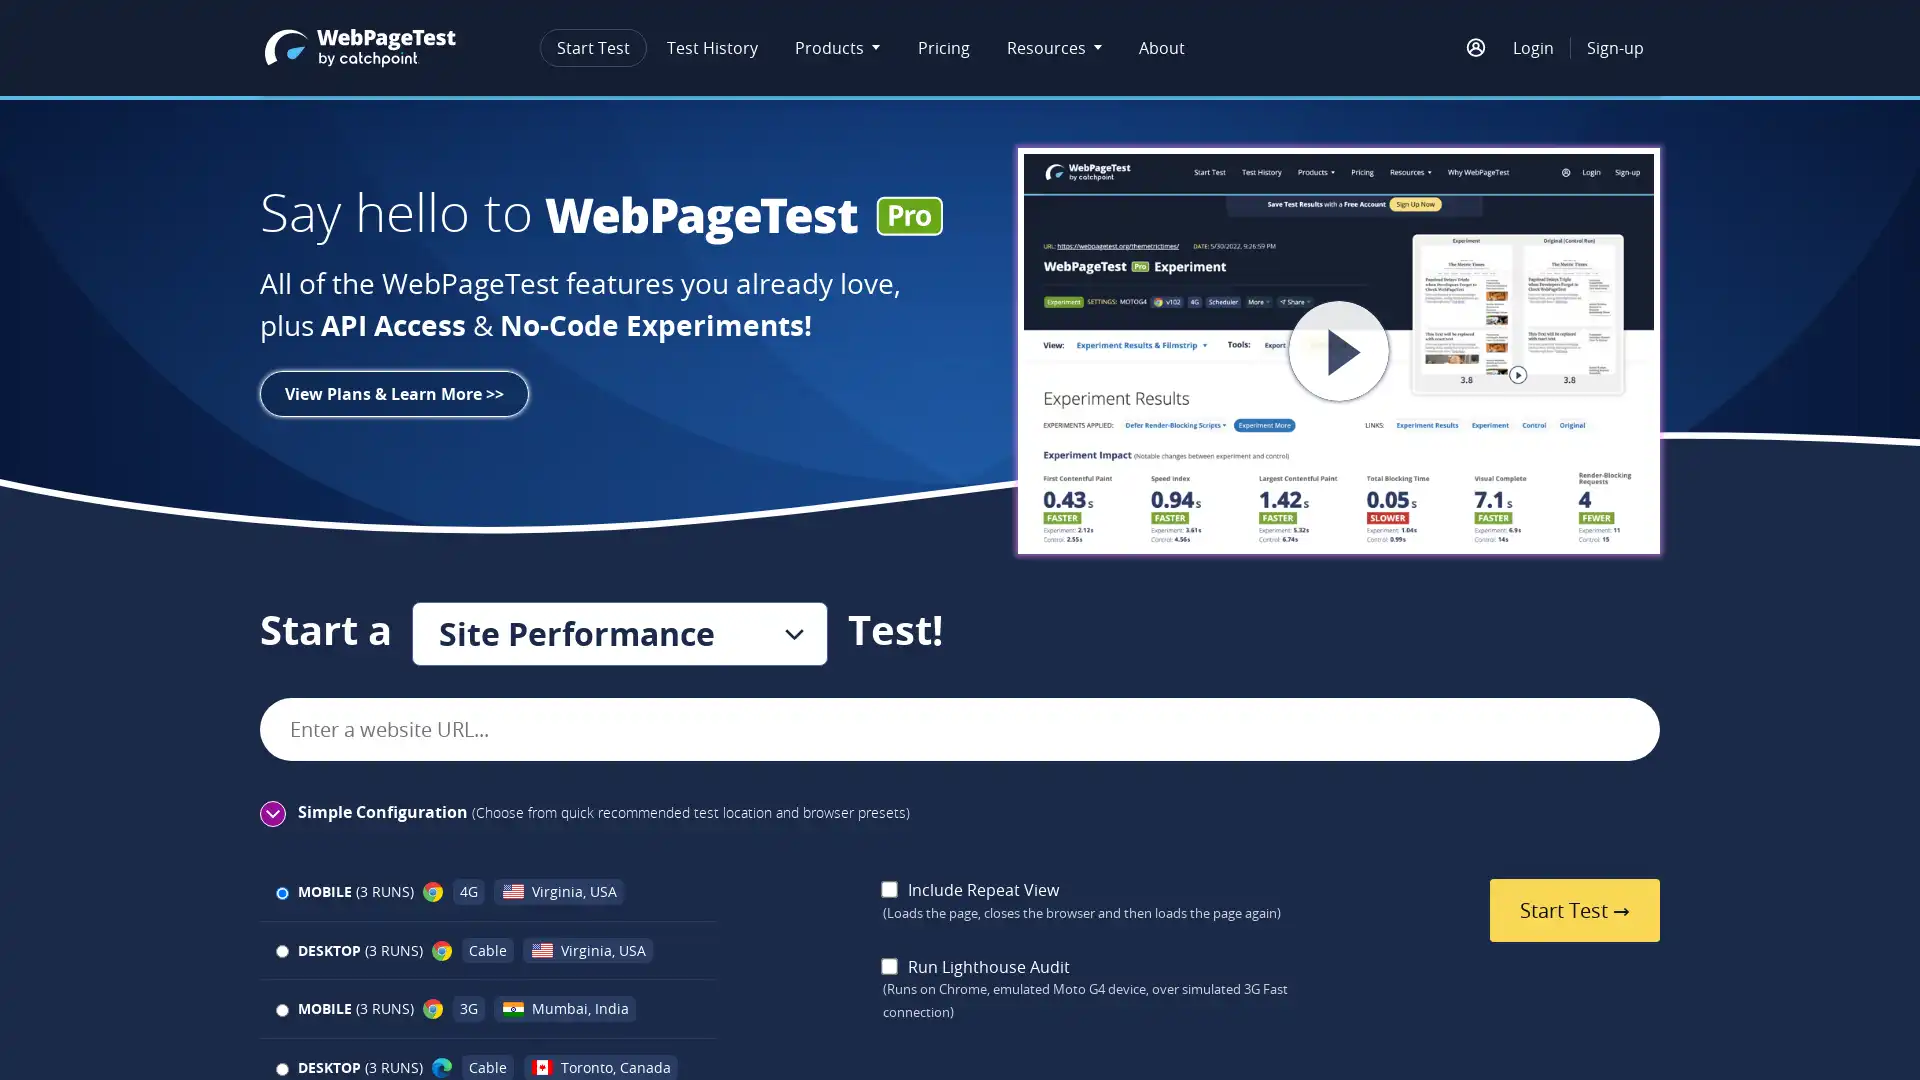 The height and width of the screenshot is (1080, 1920). I want to click on Play/Pause Video, so click(1261, 350).